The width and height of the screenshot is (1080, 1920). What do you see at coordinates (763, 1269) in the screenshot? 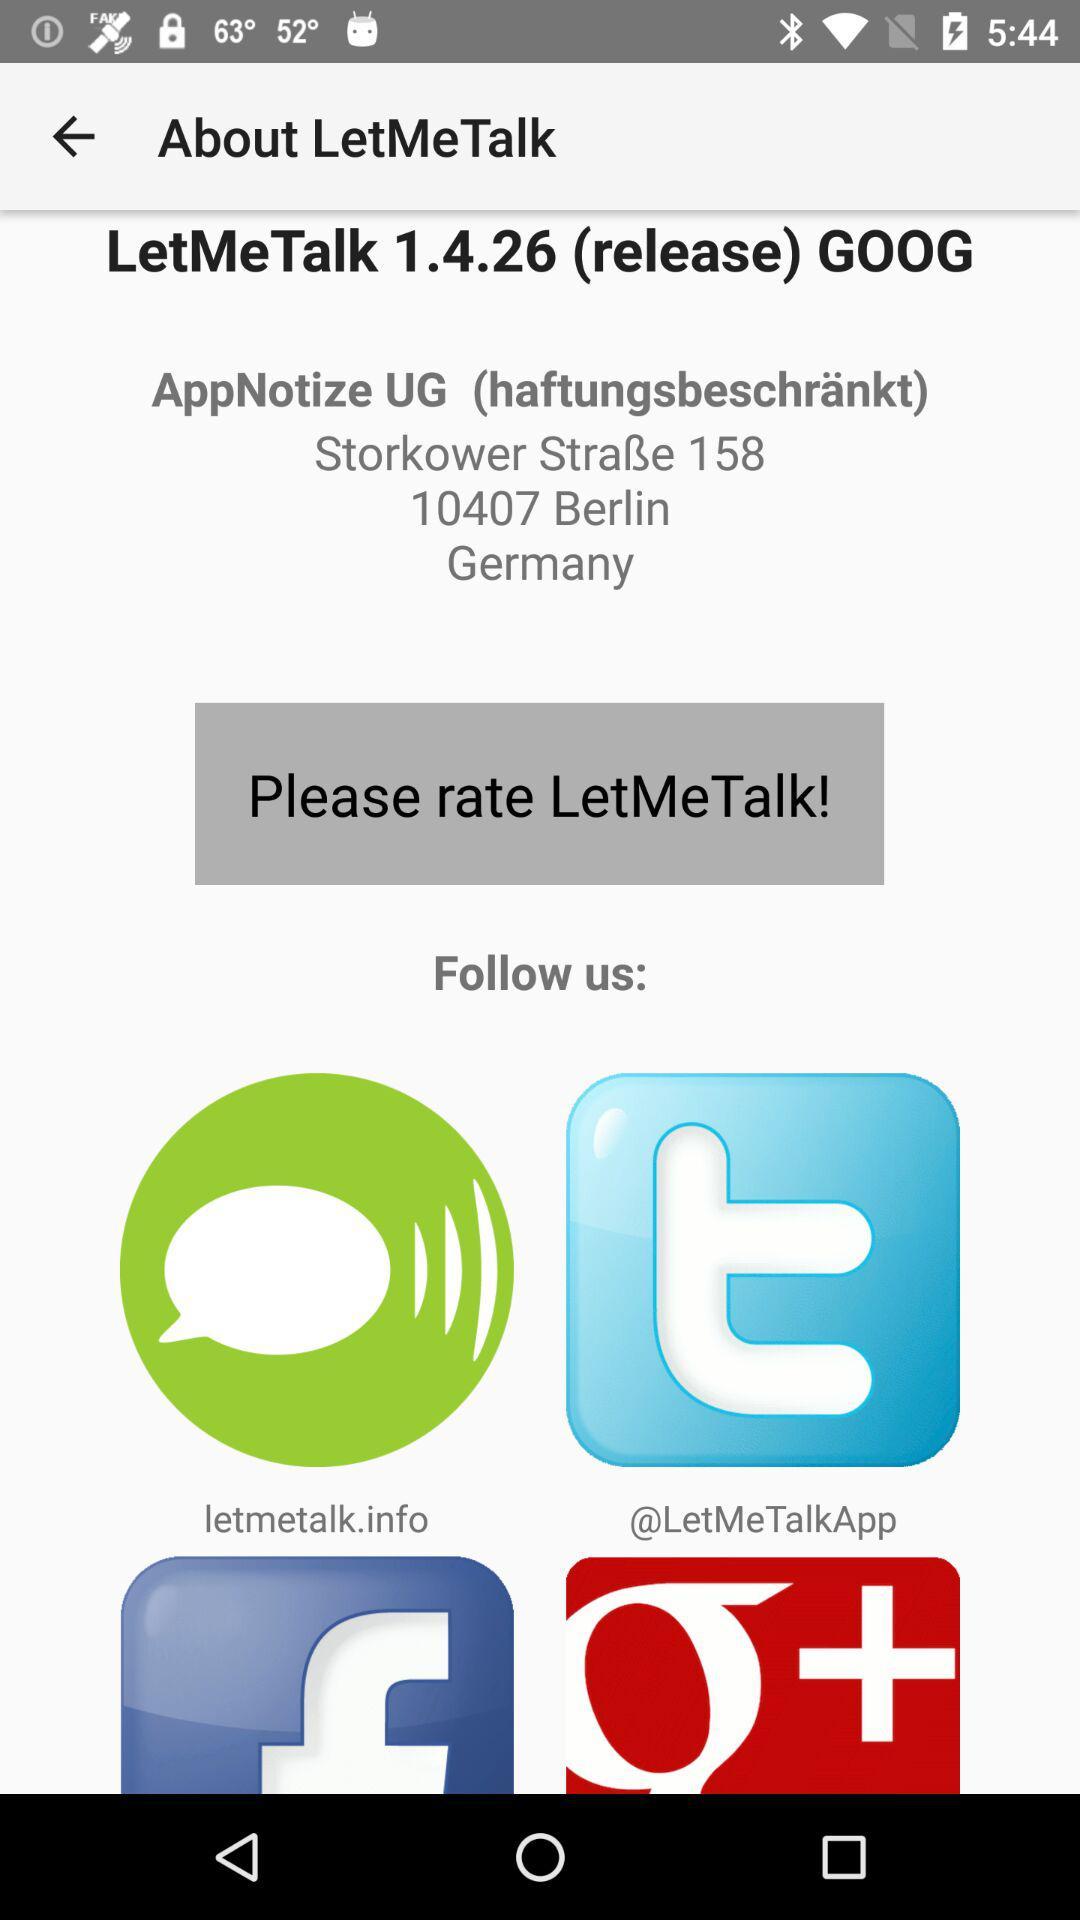
I see `icon on the right` at bounding box center [763, 1269].